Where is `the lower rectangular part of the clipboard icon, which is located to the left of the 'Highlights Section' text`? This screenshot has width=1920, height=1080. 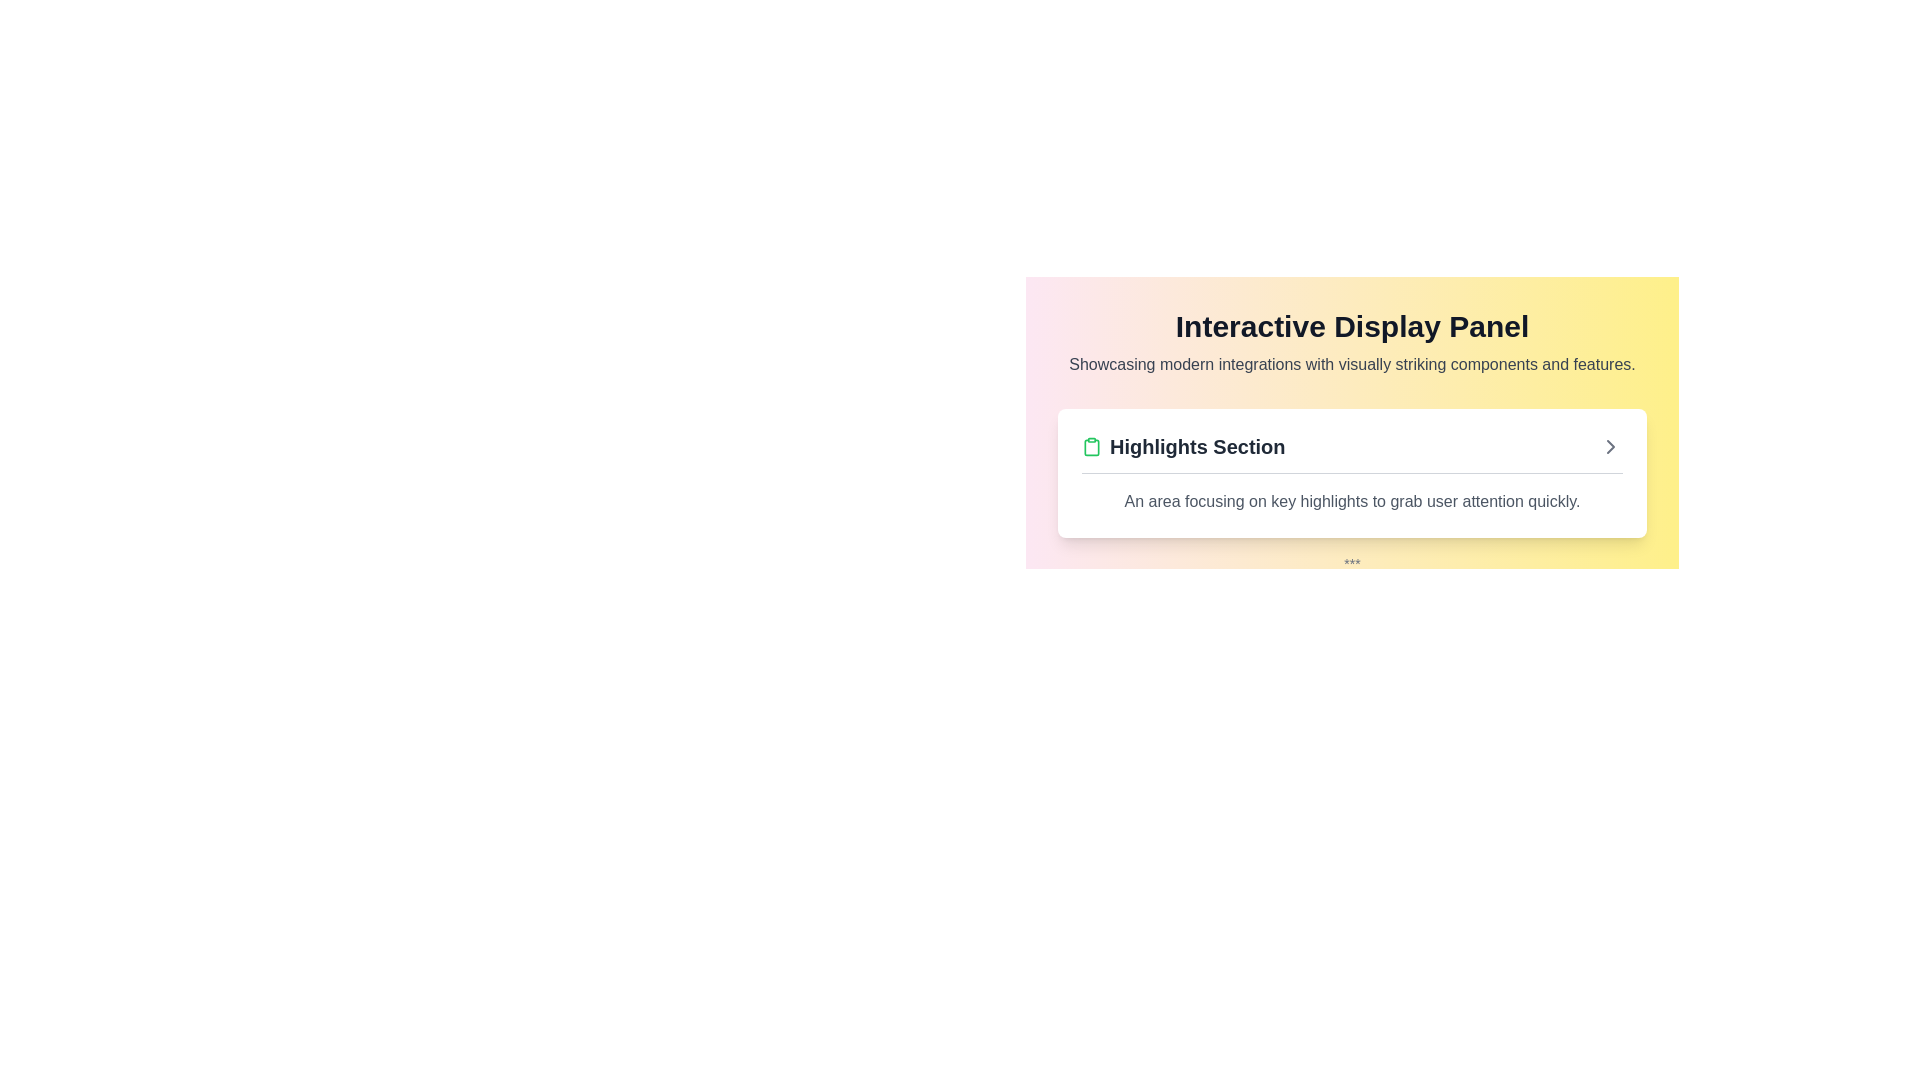 the lower rectangular part of the clipboard icon, which is located to the left of the 'Highlights Section' text is located at coordinates (1090, 446).